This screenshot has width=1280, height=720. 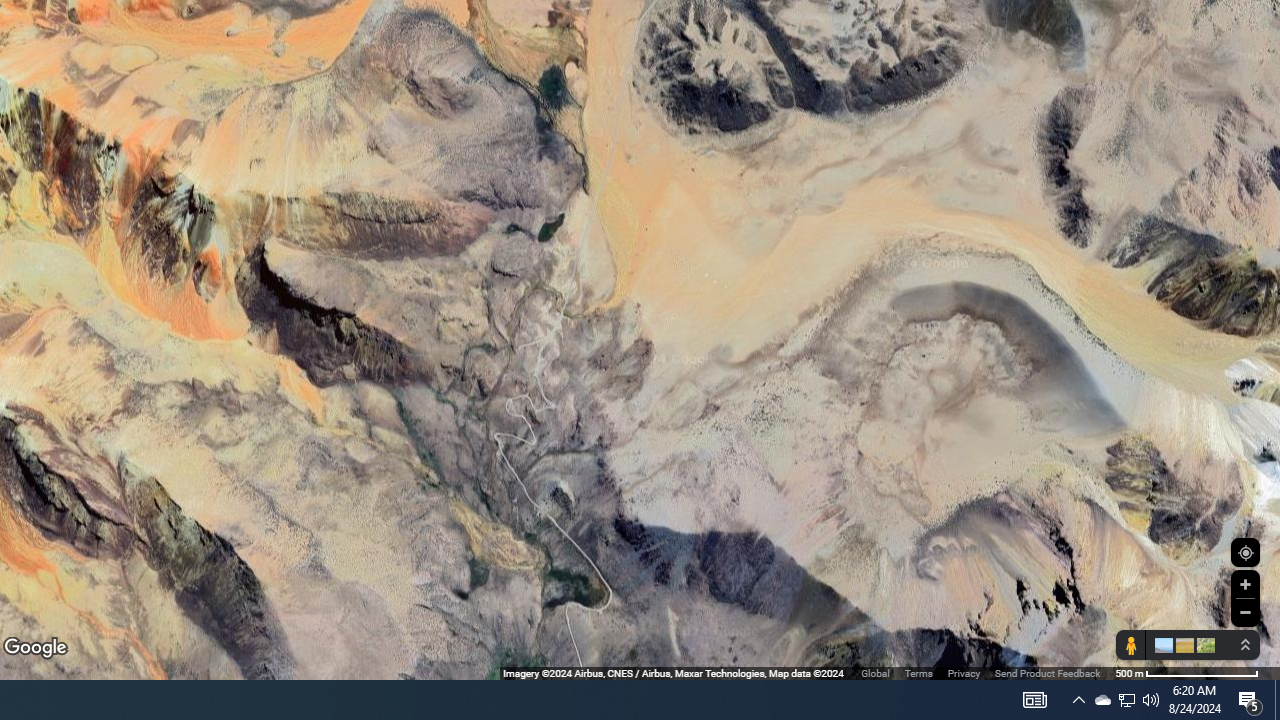 What do you see at coordinates (1202, 645) in the screenshot?
I see `'Show imagery'` at bounding box center [1202, 645].